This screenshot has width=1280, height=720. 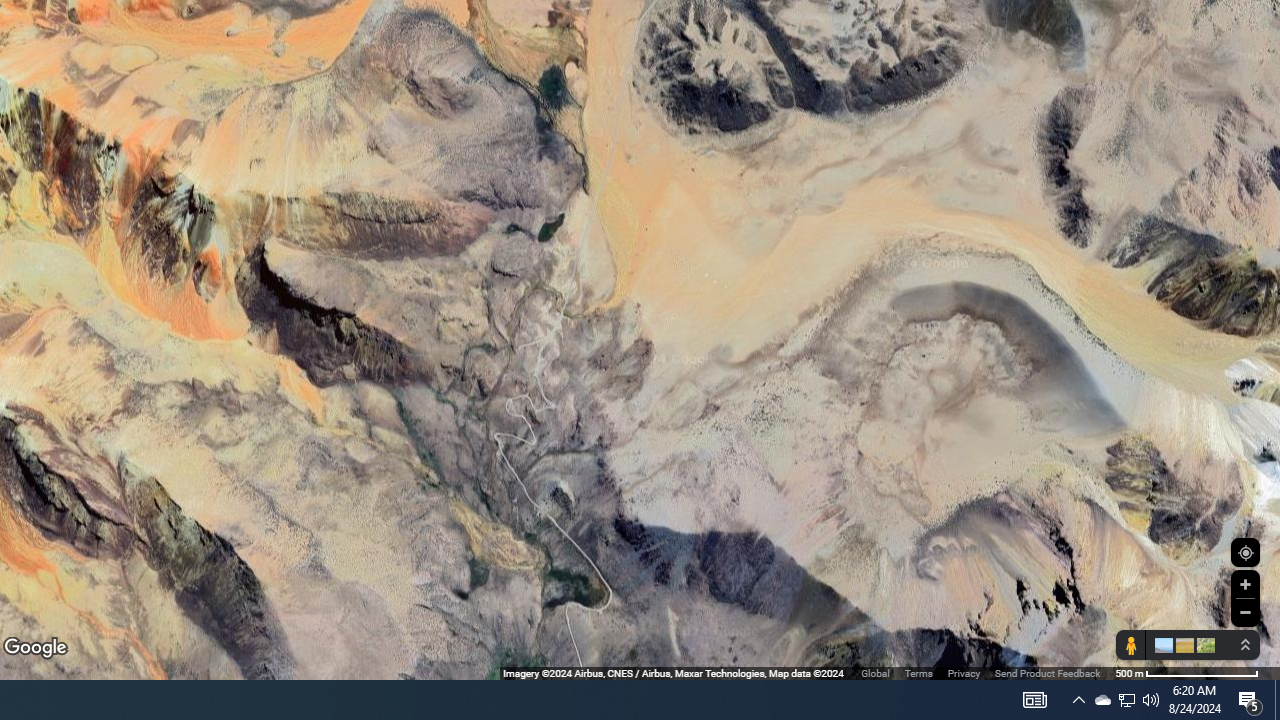 What do you see at coordinates (1202, 645) in the screenshot?
I see `'Show imagery'` at bounding box center [1202, 645].